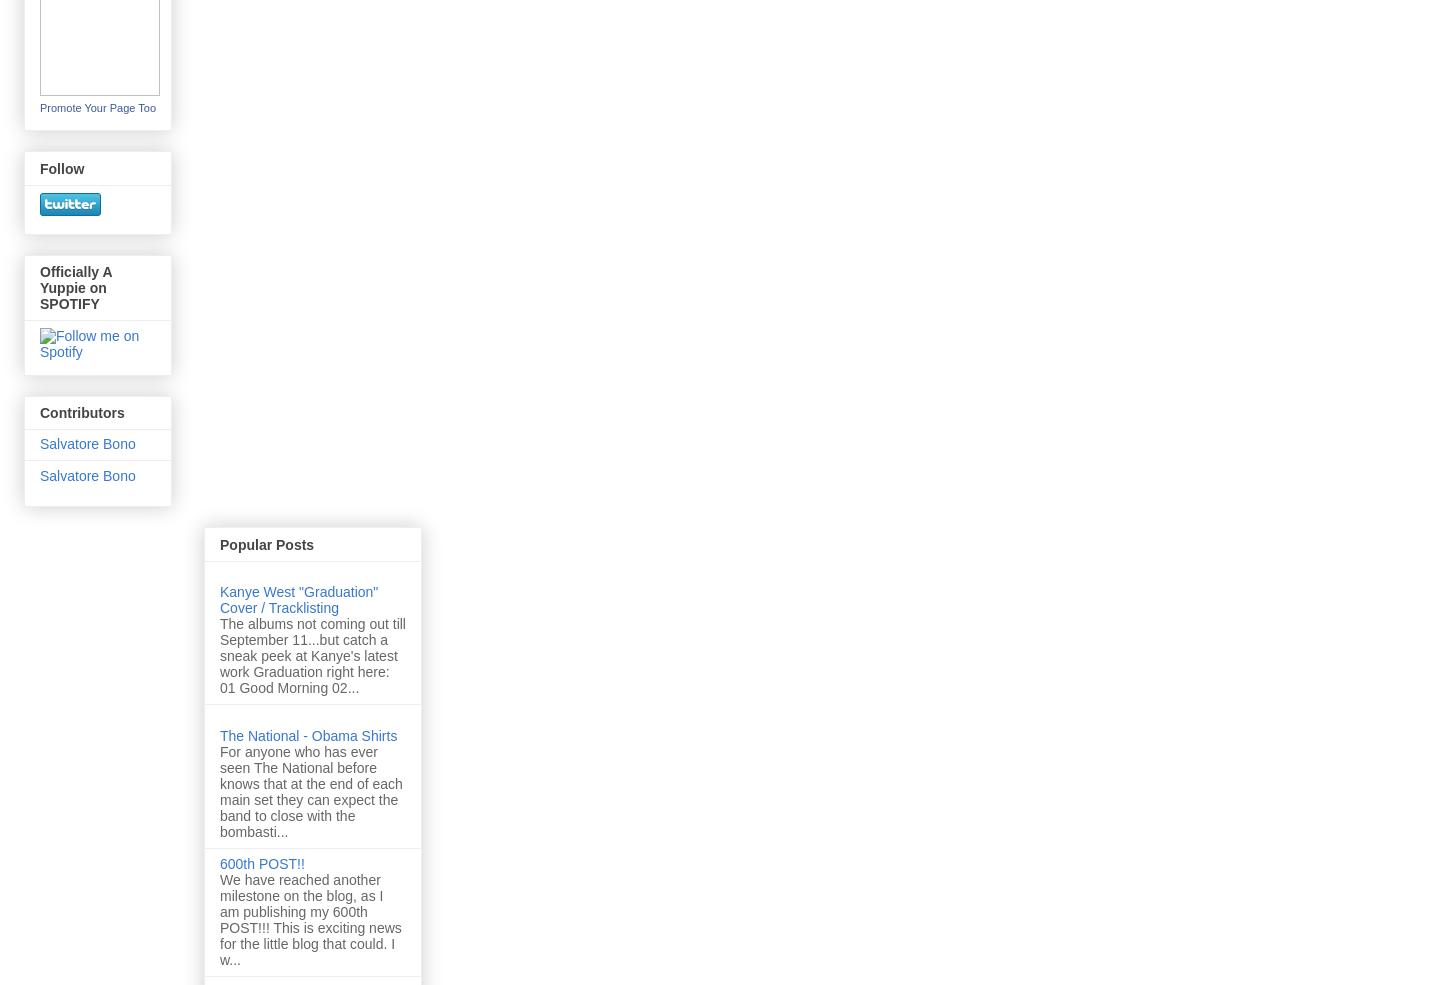  I want to click on 'Officially A Yuppie on SPOTIFY', so click(76, 287).